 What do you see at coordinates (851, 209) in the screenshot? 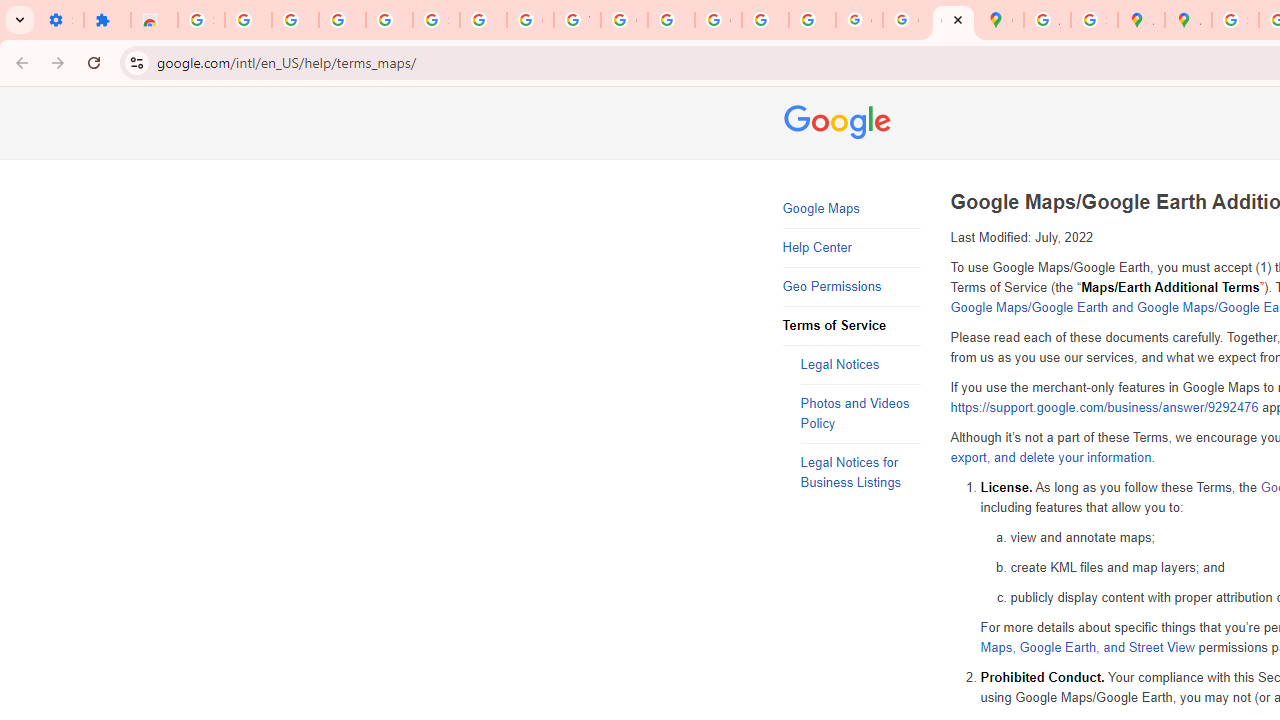
I see `'Google Maps'` at bounding box center [851, 209].